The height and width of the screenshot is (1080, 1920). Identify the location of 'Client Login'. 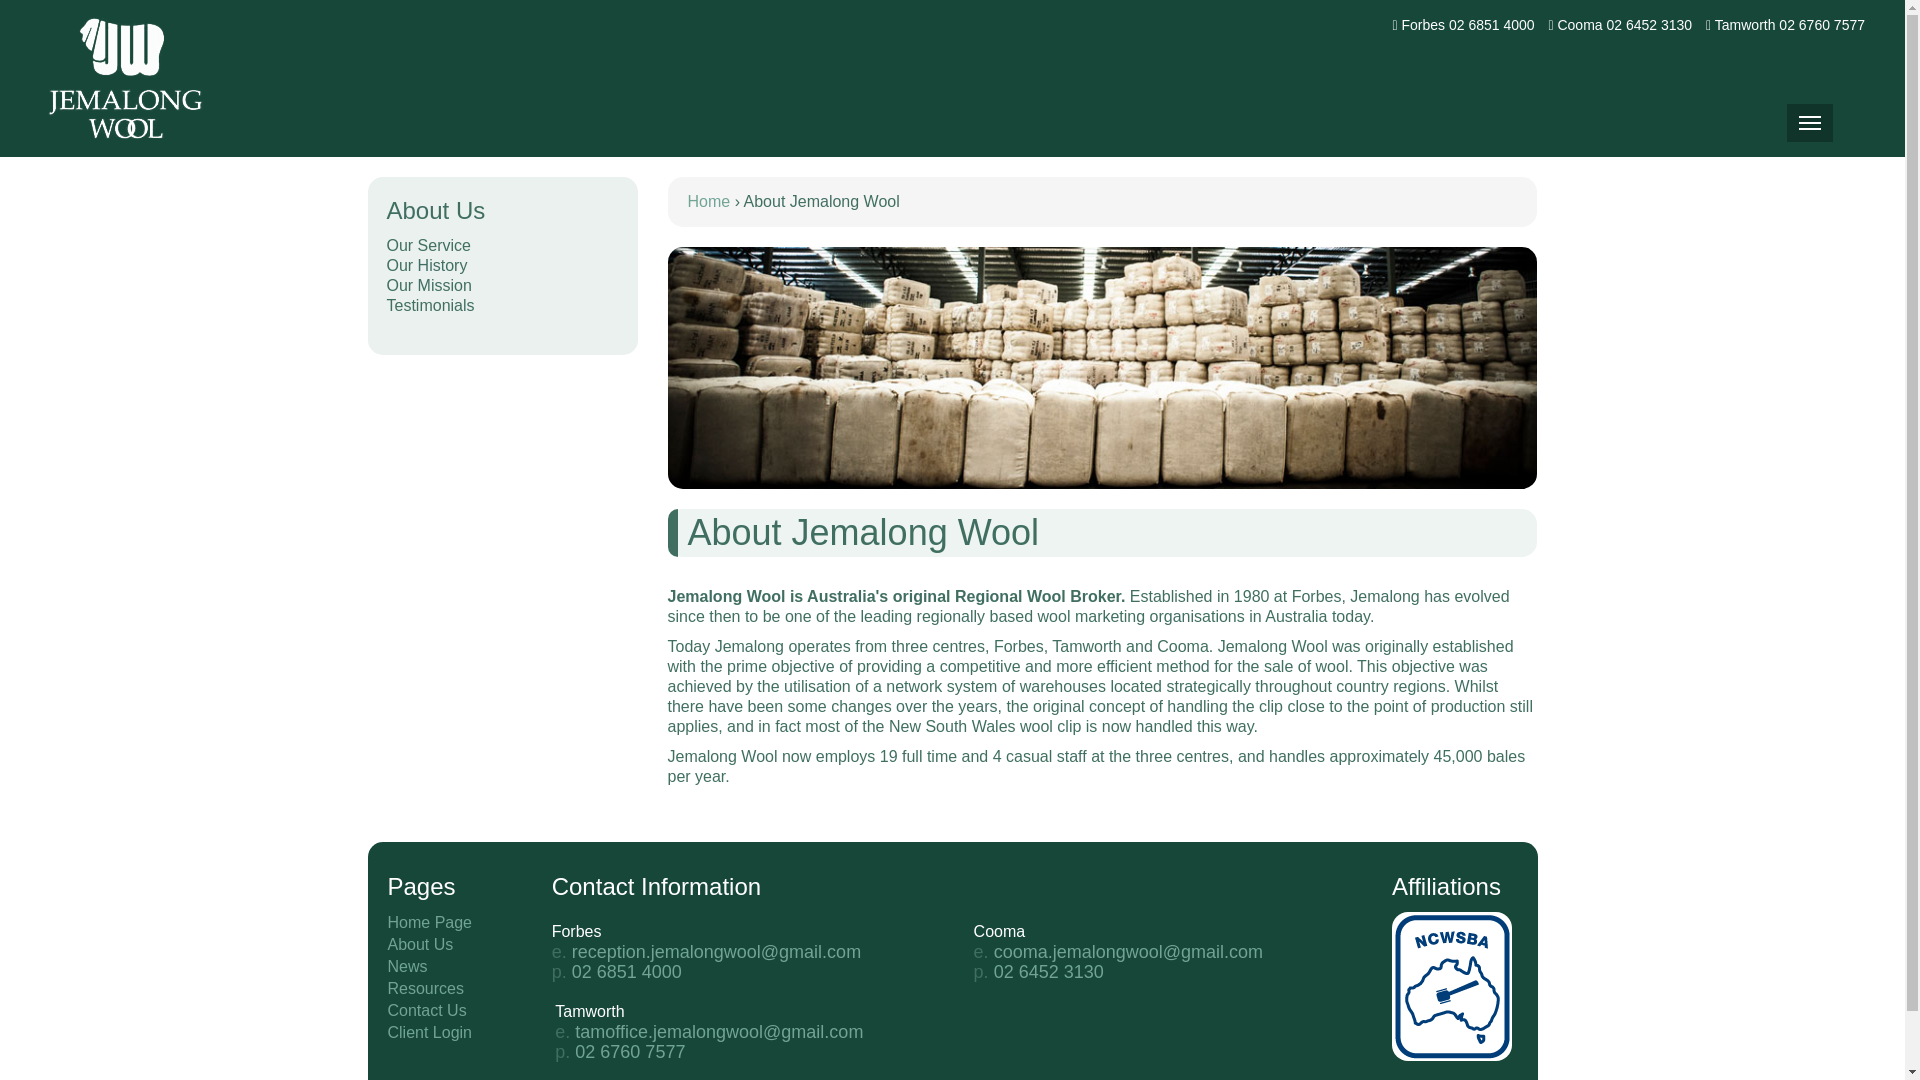
(429, 1032).